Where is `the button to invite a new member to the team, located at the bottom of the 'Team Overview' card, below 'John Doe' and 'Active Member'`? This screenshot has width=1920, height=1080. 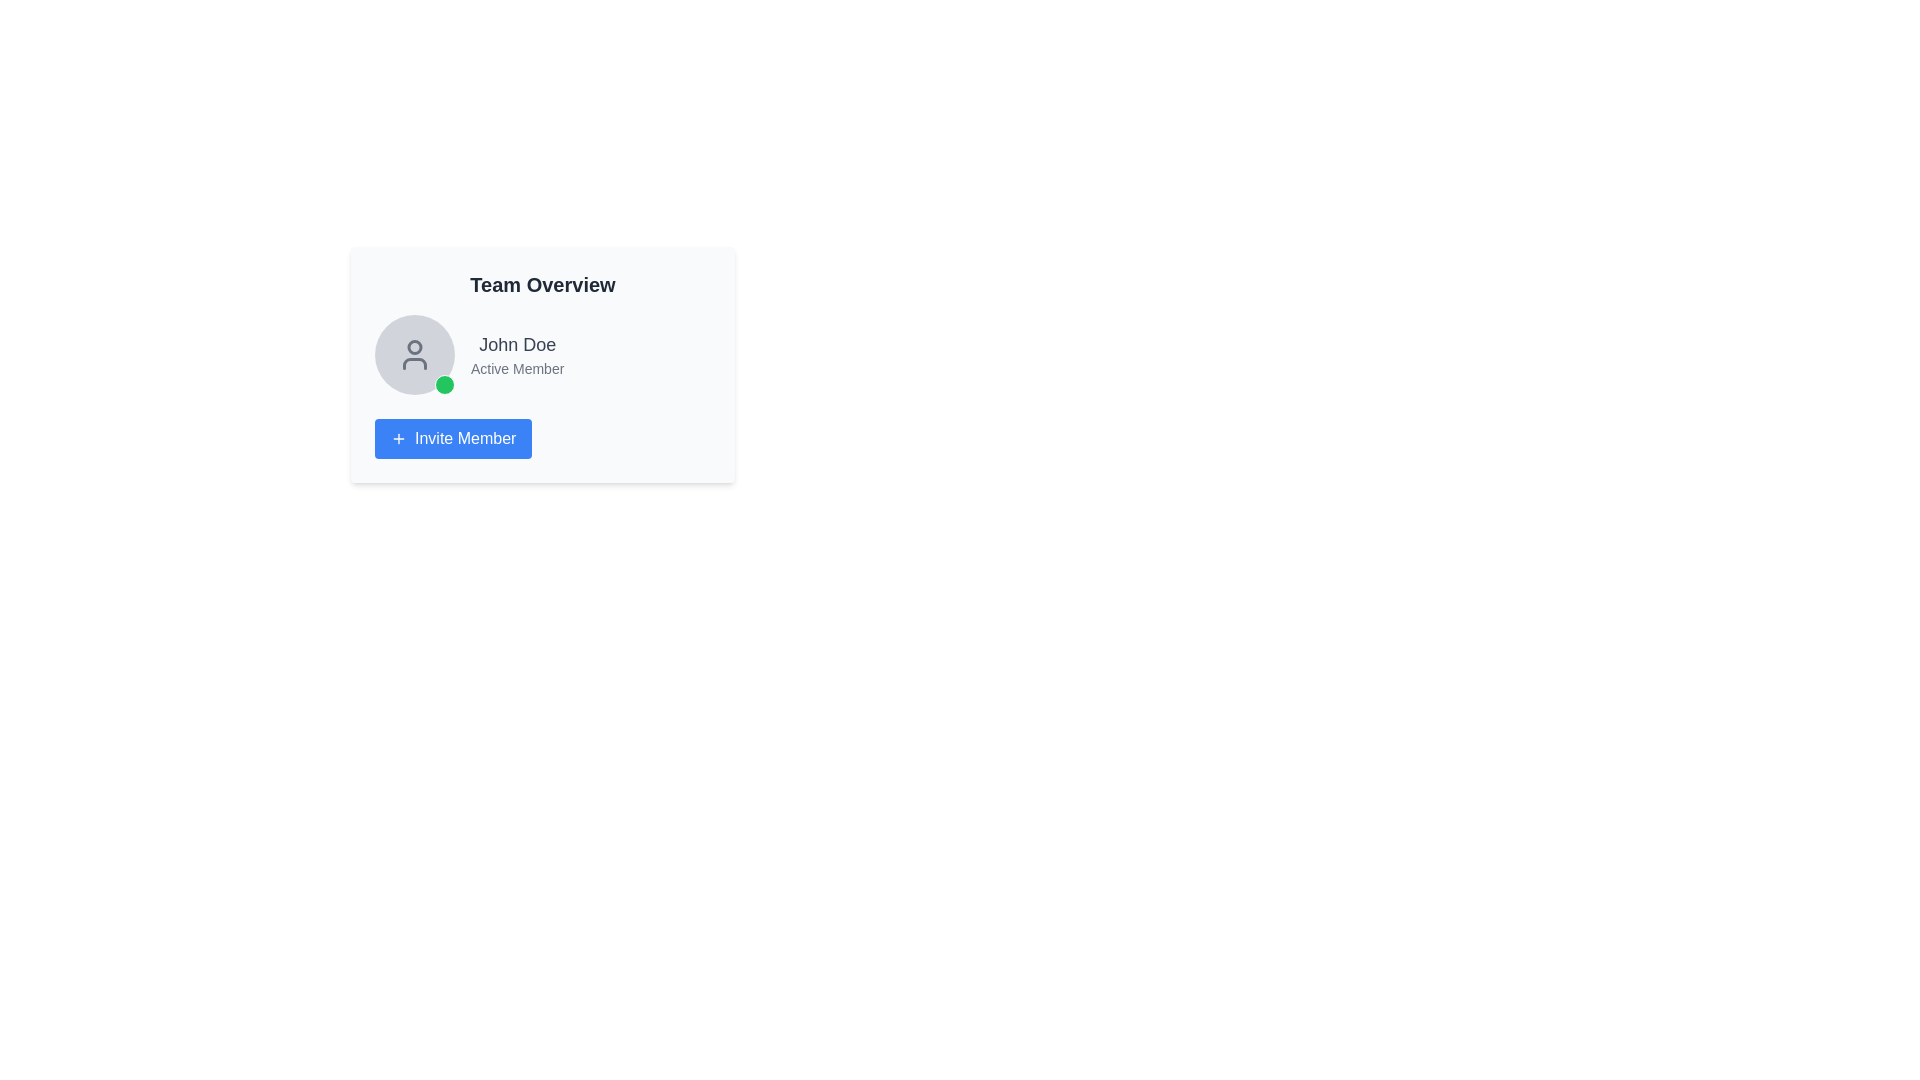 the button to invite a new member to the team, located at the bottom of the 'Team Overview' card, below 'John Doe' and 'Active Member' is located at coordinates (452, 438).